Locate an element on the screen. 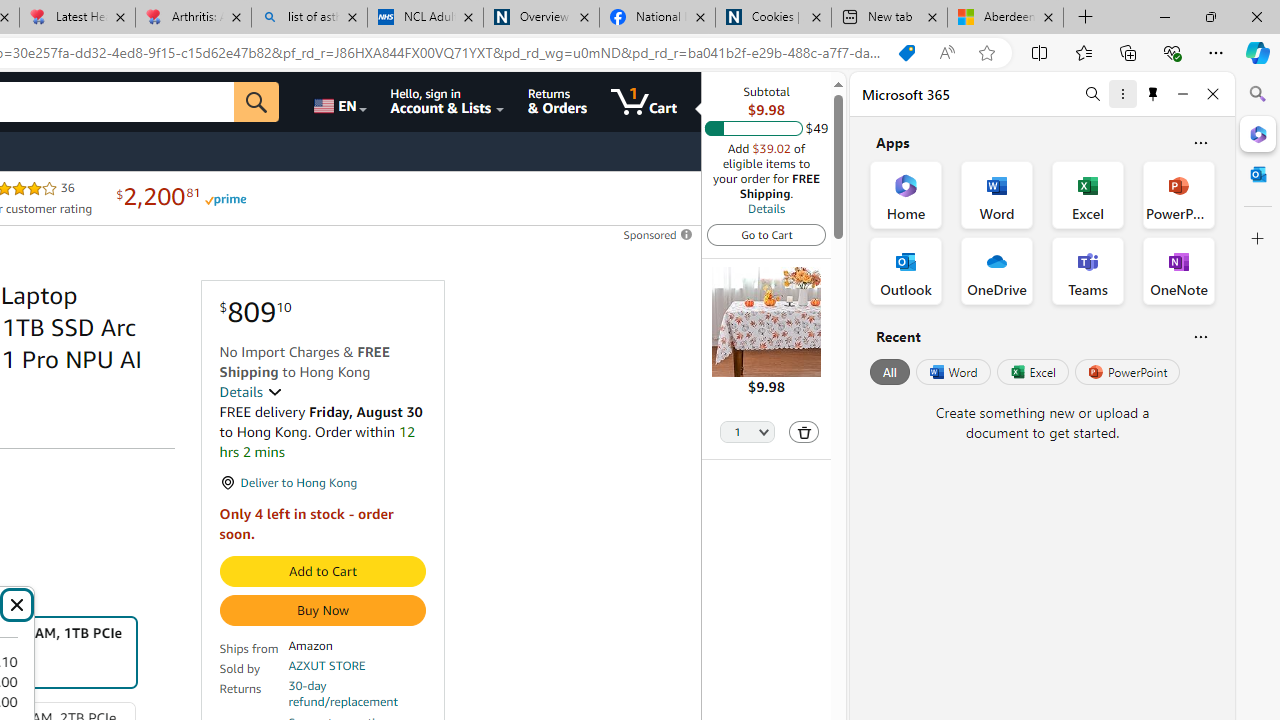  'Word' is located at coordinates (951, 372).